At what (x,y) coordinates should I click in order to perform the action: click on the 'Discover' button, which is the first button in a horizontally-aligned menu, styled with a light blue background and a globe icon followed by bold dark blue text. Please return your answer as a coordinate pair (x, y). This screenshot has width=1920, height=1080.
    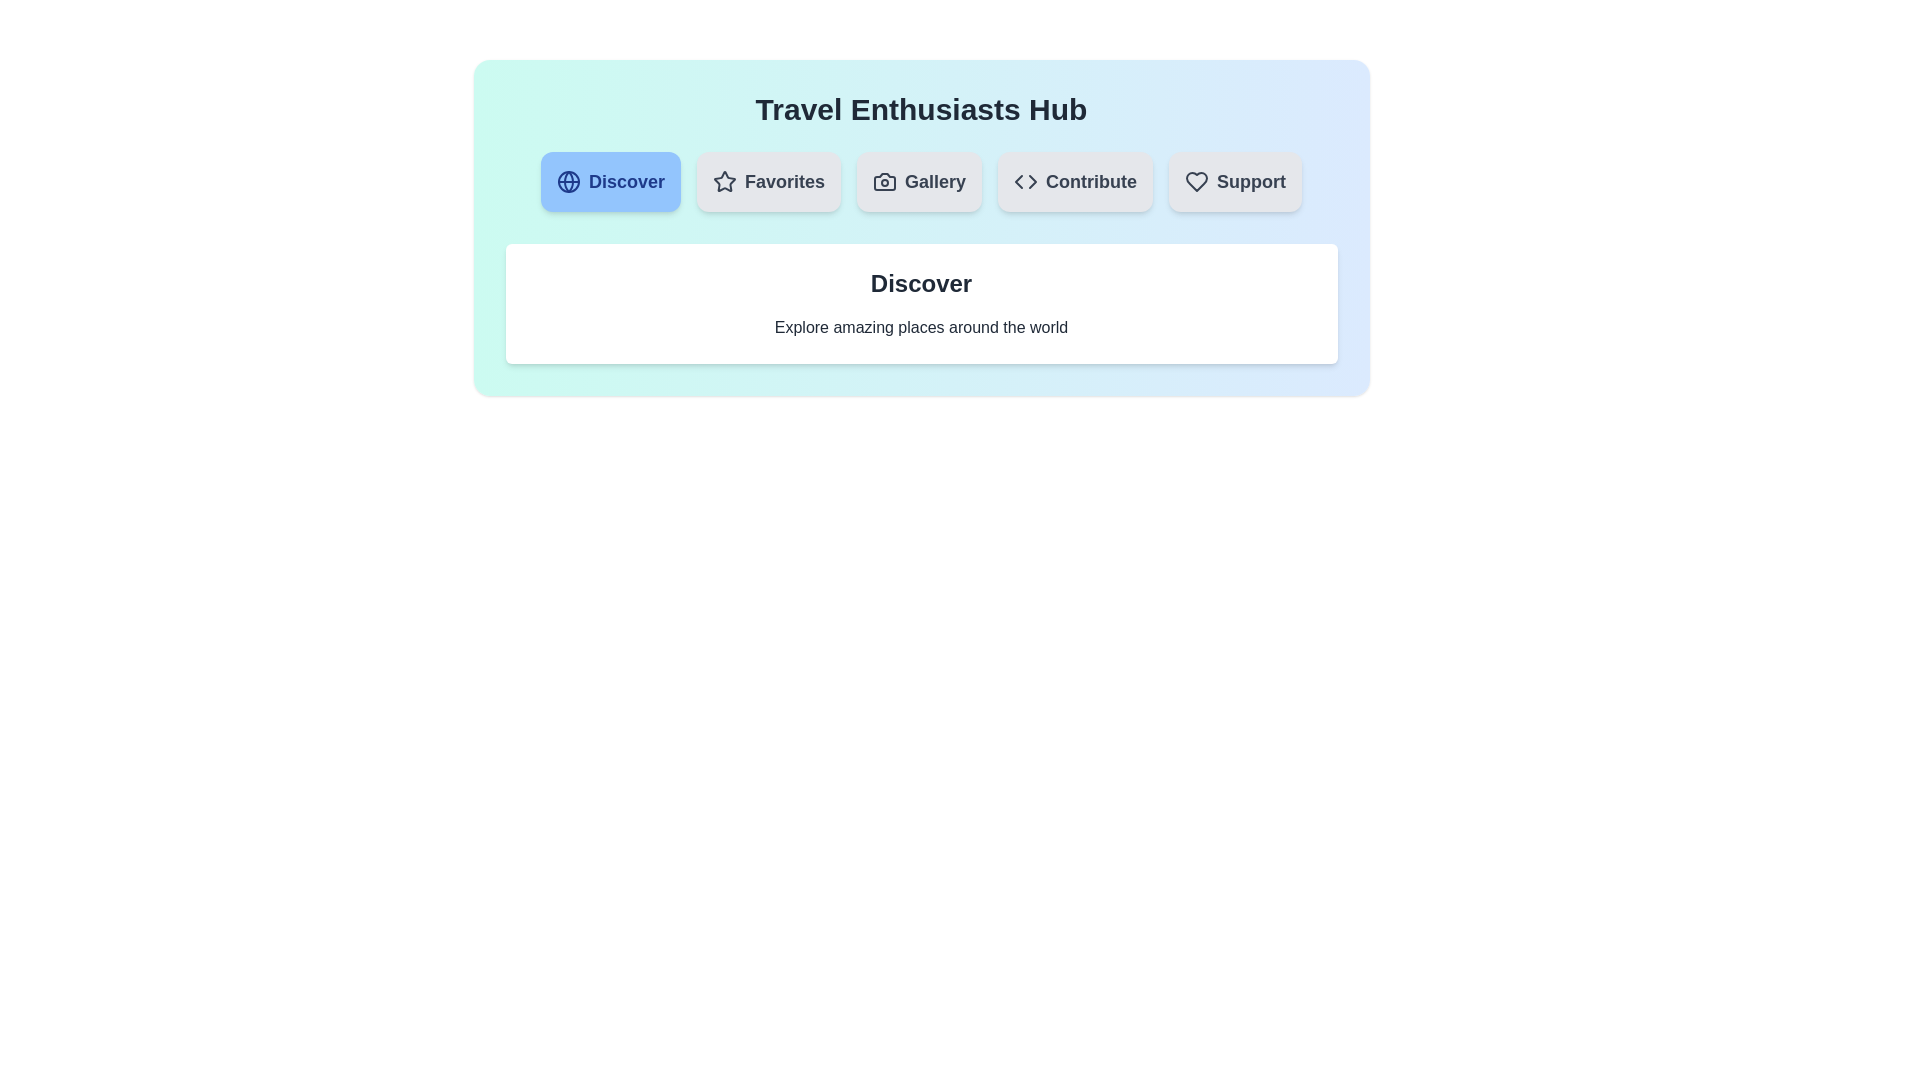
    Looking at the image, I should click on (609, 181).